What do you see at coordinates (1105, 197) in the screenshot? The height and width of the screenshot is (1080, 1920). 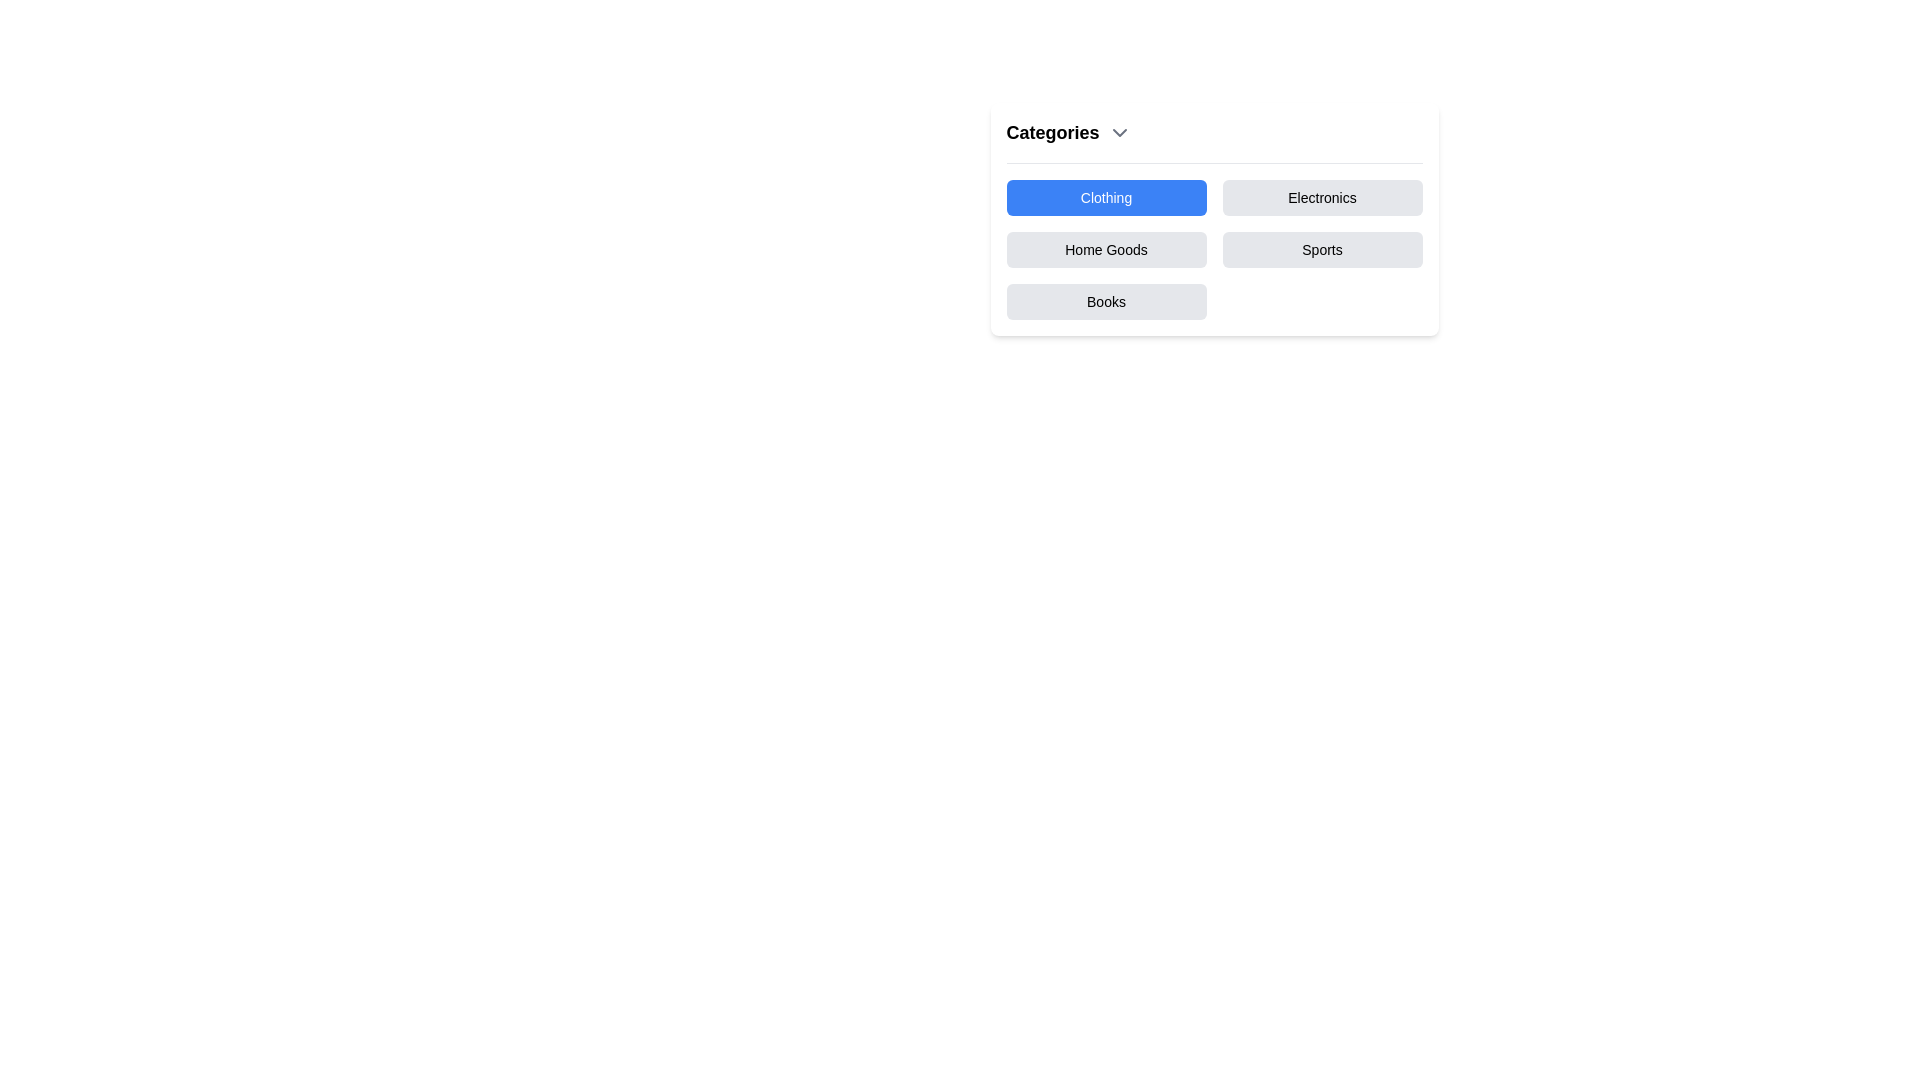 I see `the 'Clothing' button, which is a rectangular button with rounded edges and a blue background, displaying the text 'Clothing' in white centered within it, located in the top-left corner of the grid under the 'Categories' section` at bounding box center [1105, 197].